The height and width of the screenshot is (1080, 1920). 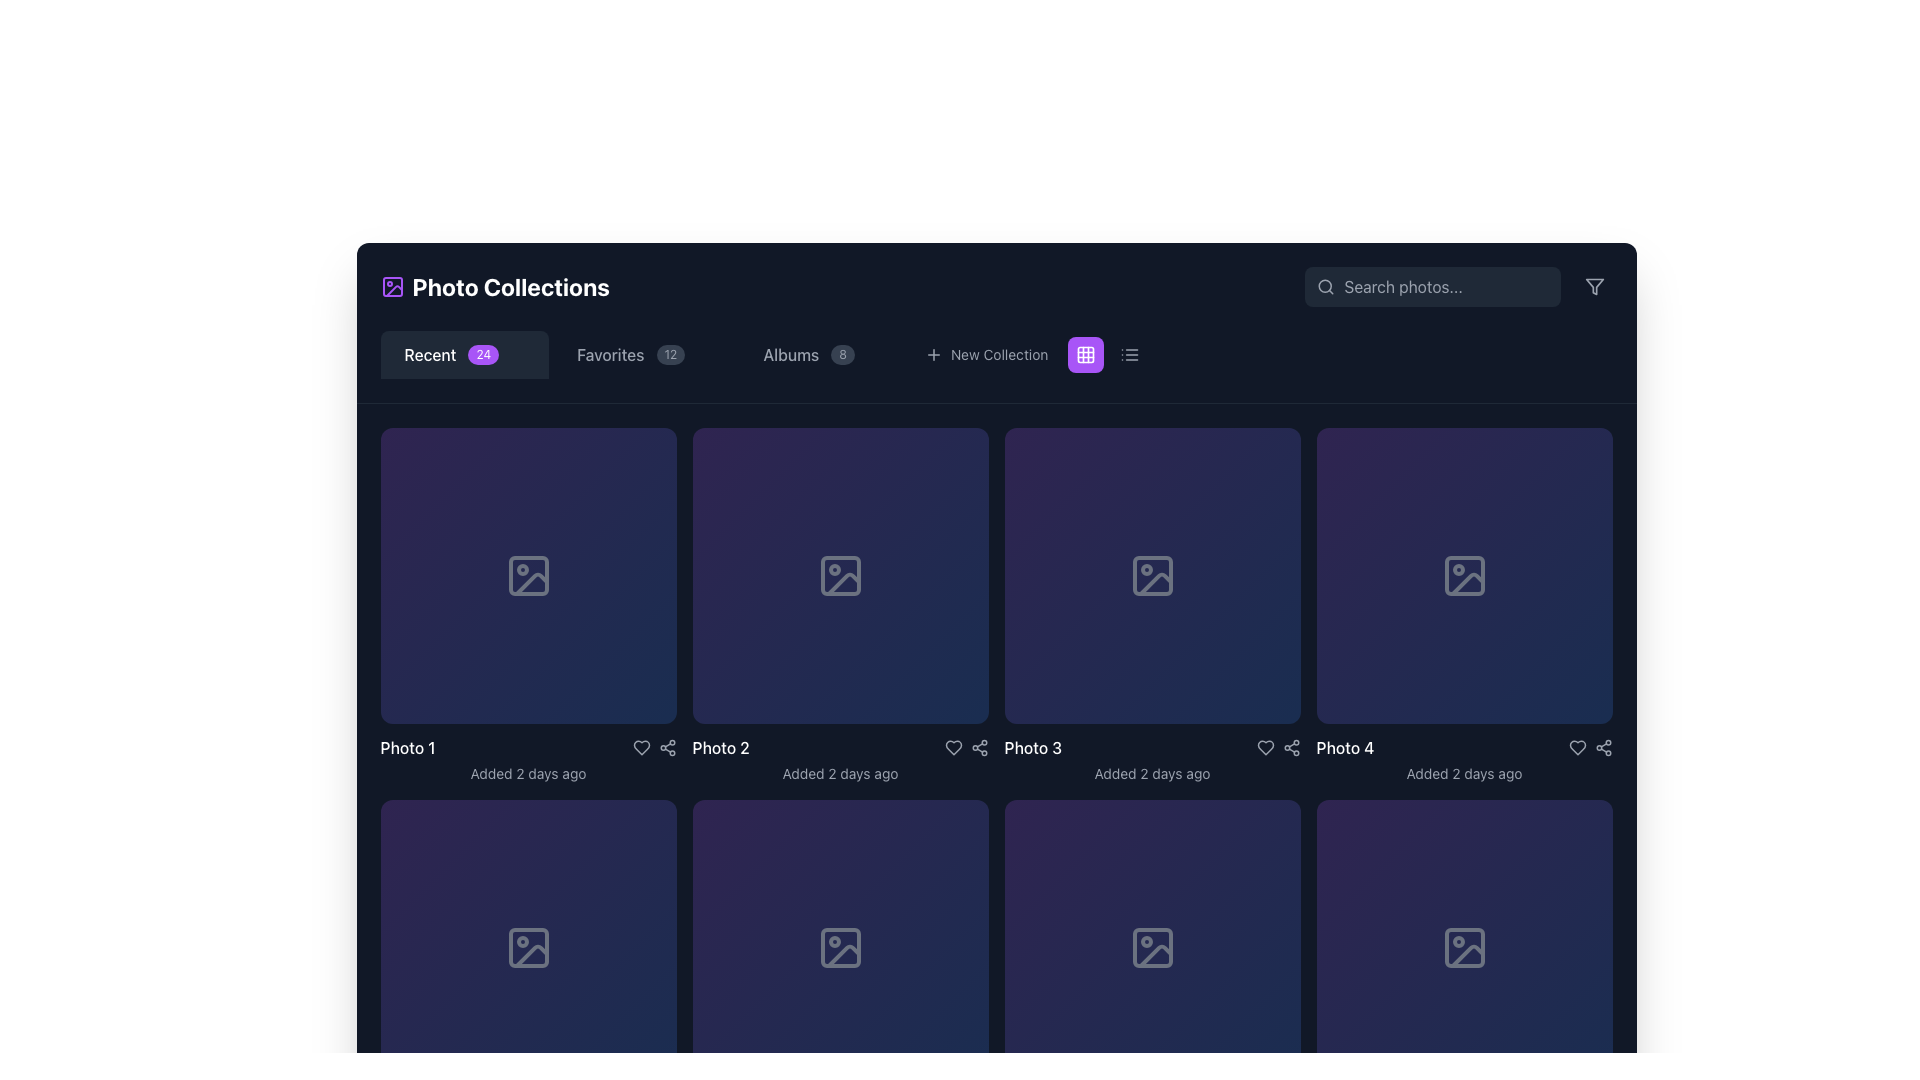 What do you see at coordinates (1155, 584) in the screenshot?
I see `the diagonal marker overlay located in the lower-right portion of the third image thumbnail in the top row of the grid layout` at bounding box center [1155, 584].